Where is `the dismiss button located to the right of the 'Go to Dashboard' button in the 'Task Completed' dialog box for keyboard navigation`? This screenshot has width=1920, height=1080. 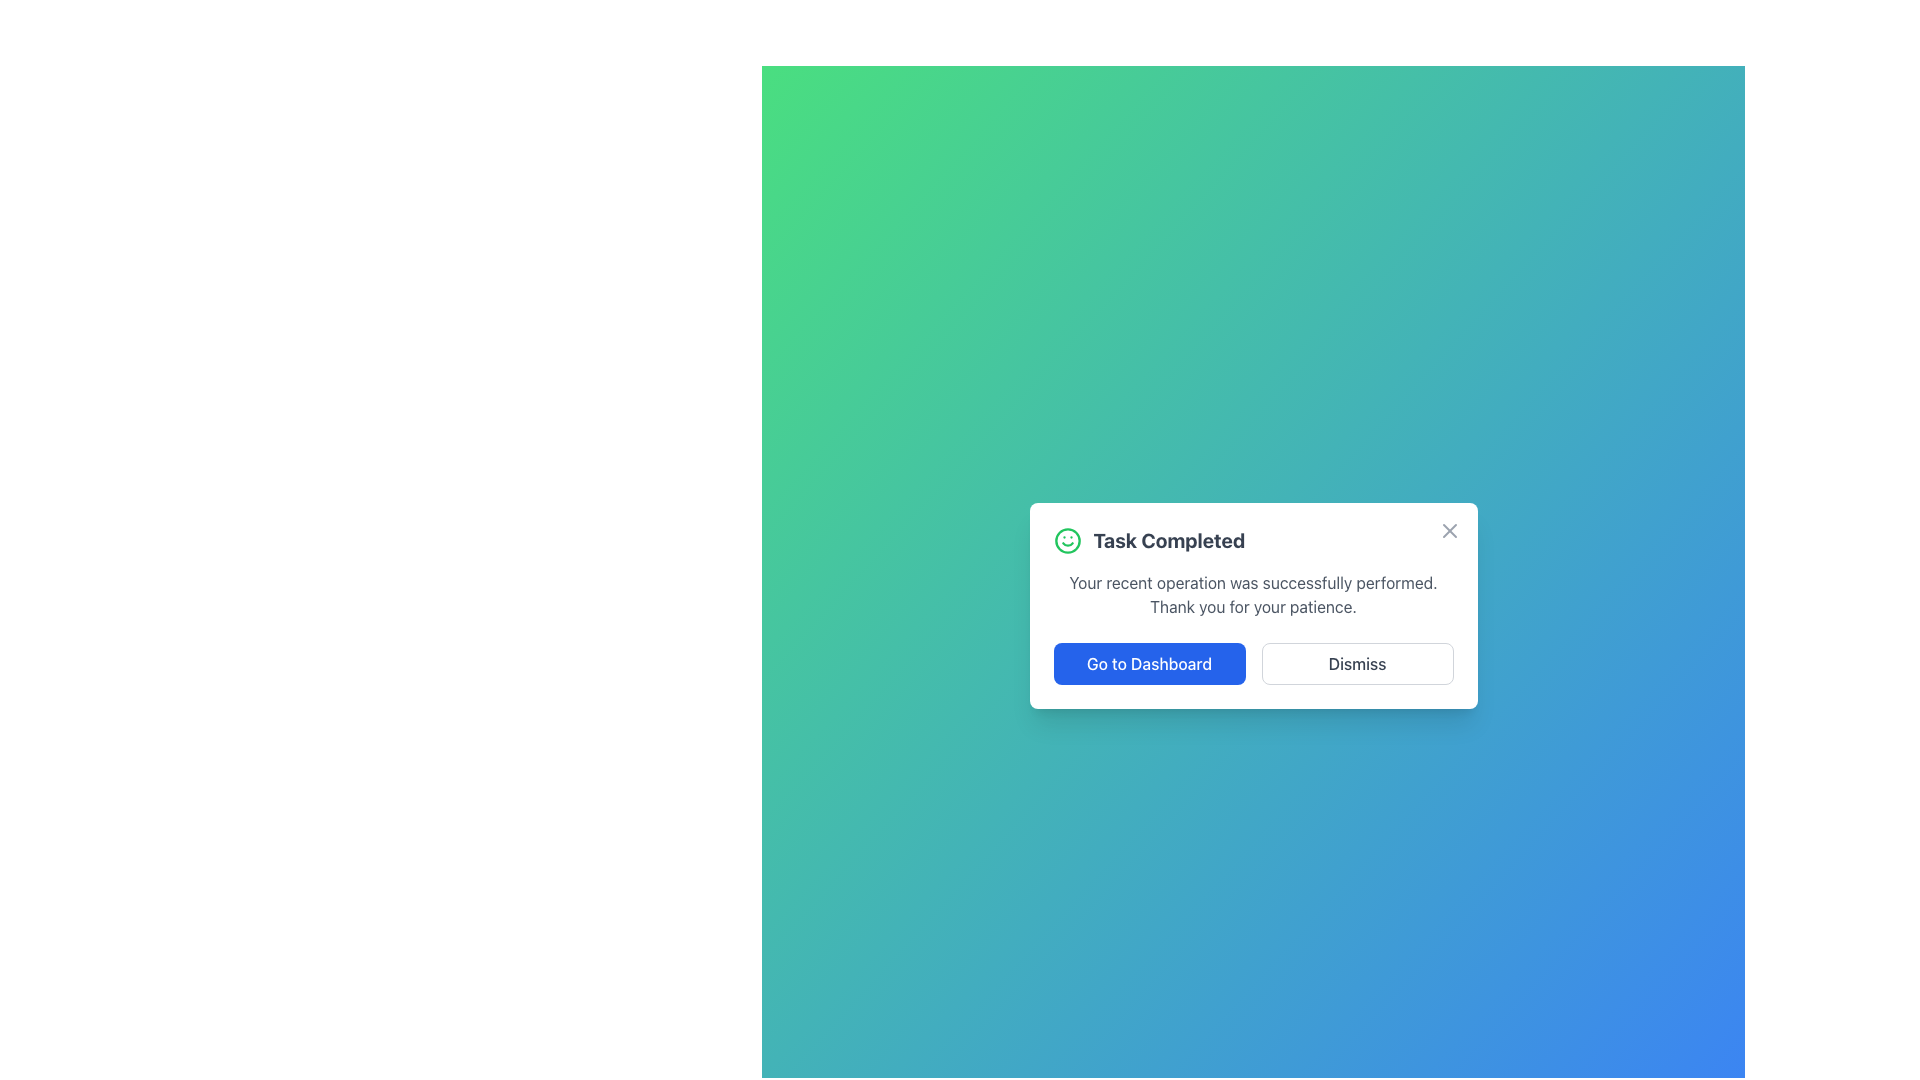
the dismiss button located to the right of the 'Go to Dashboard' button in the 'Task Completed' dialog box for keyboard navigation is located at coordinates (1357, 663).